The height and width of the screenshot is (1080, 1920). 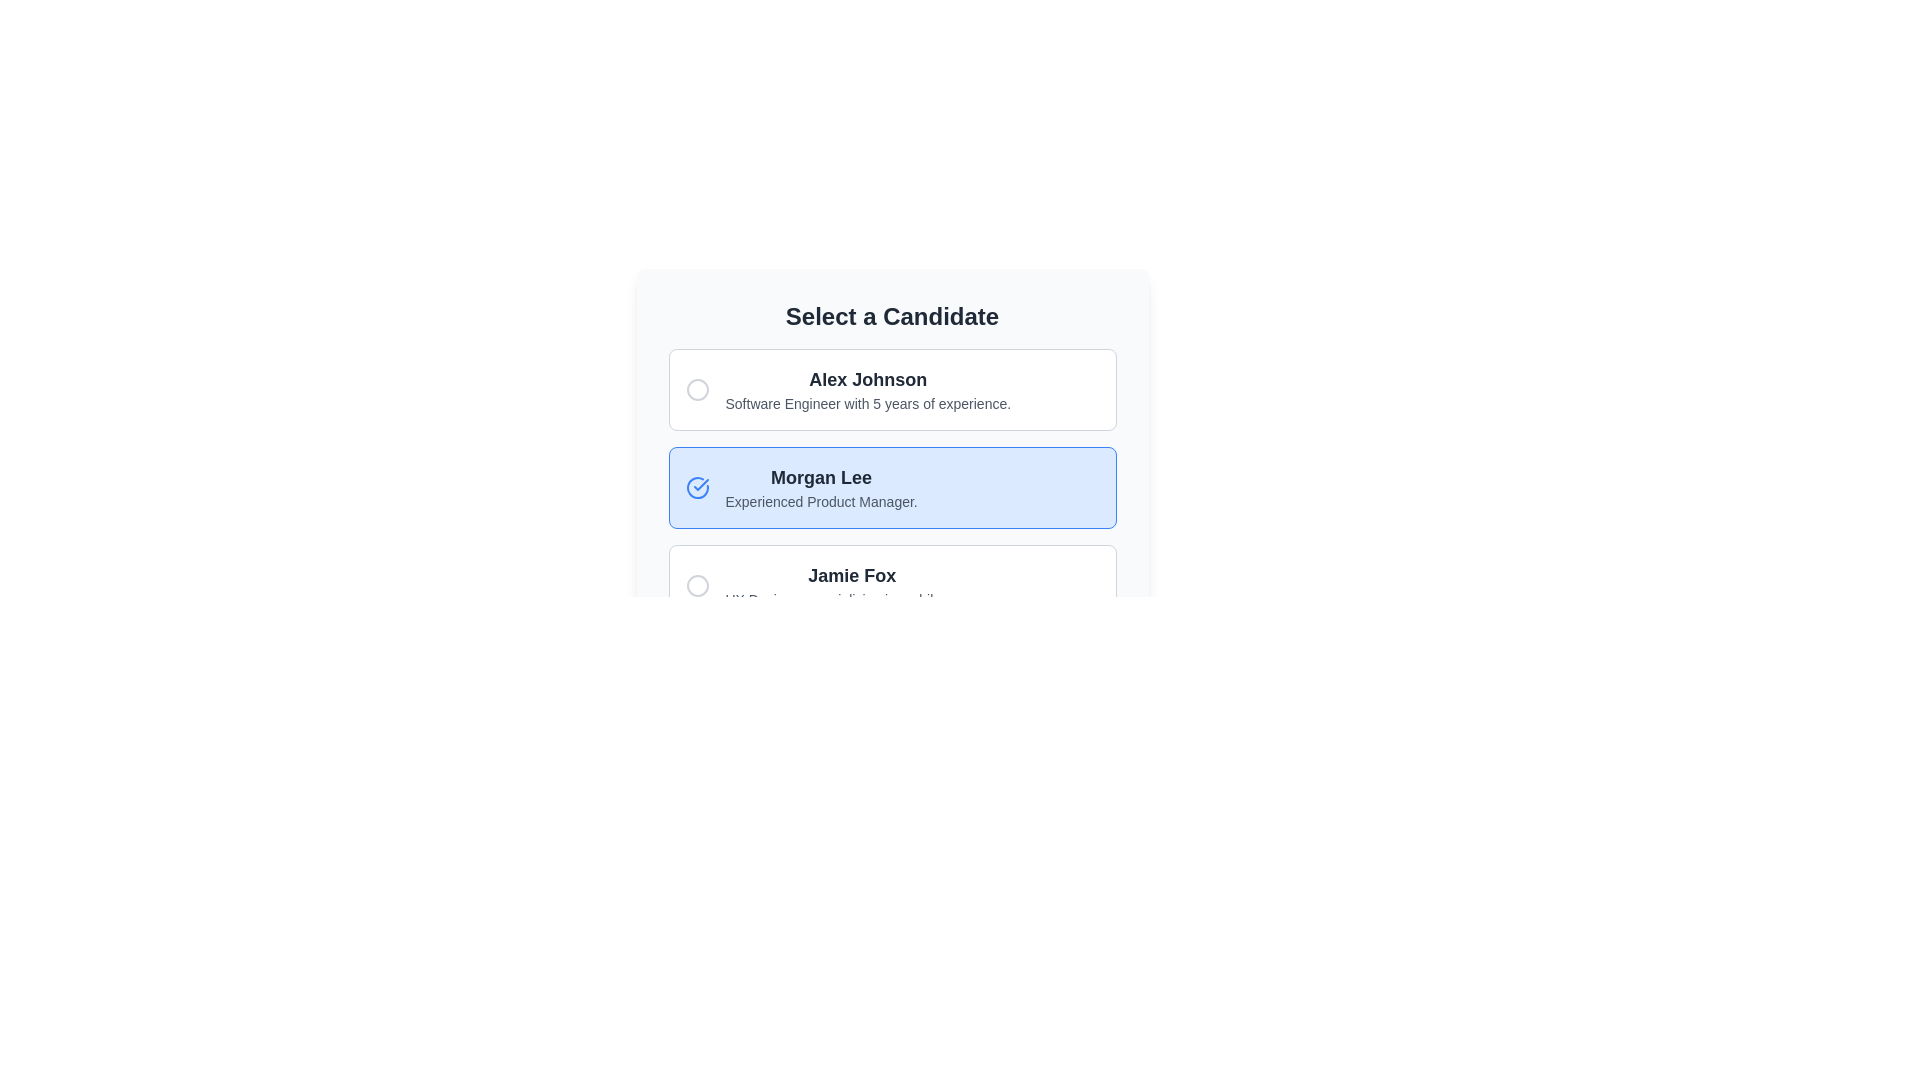 I want to click on the confirmation icon located to the left of the 'Morgan Lee' selection button to toggle the state of the associated user profile selection, so click(x=697, y=488).